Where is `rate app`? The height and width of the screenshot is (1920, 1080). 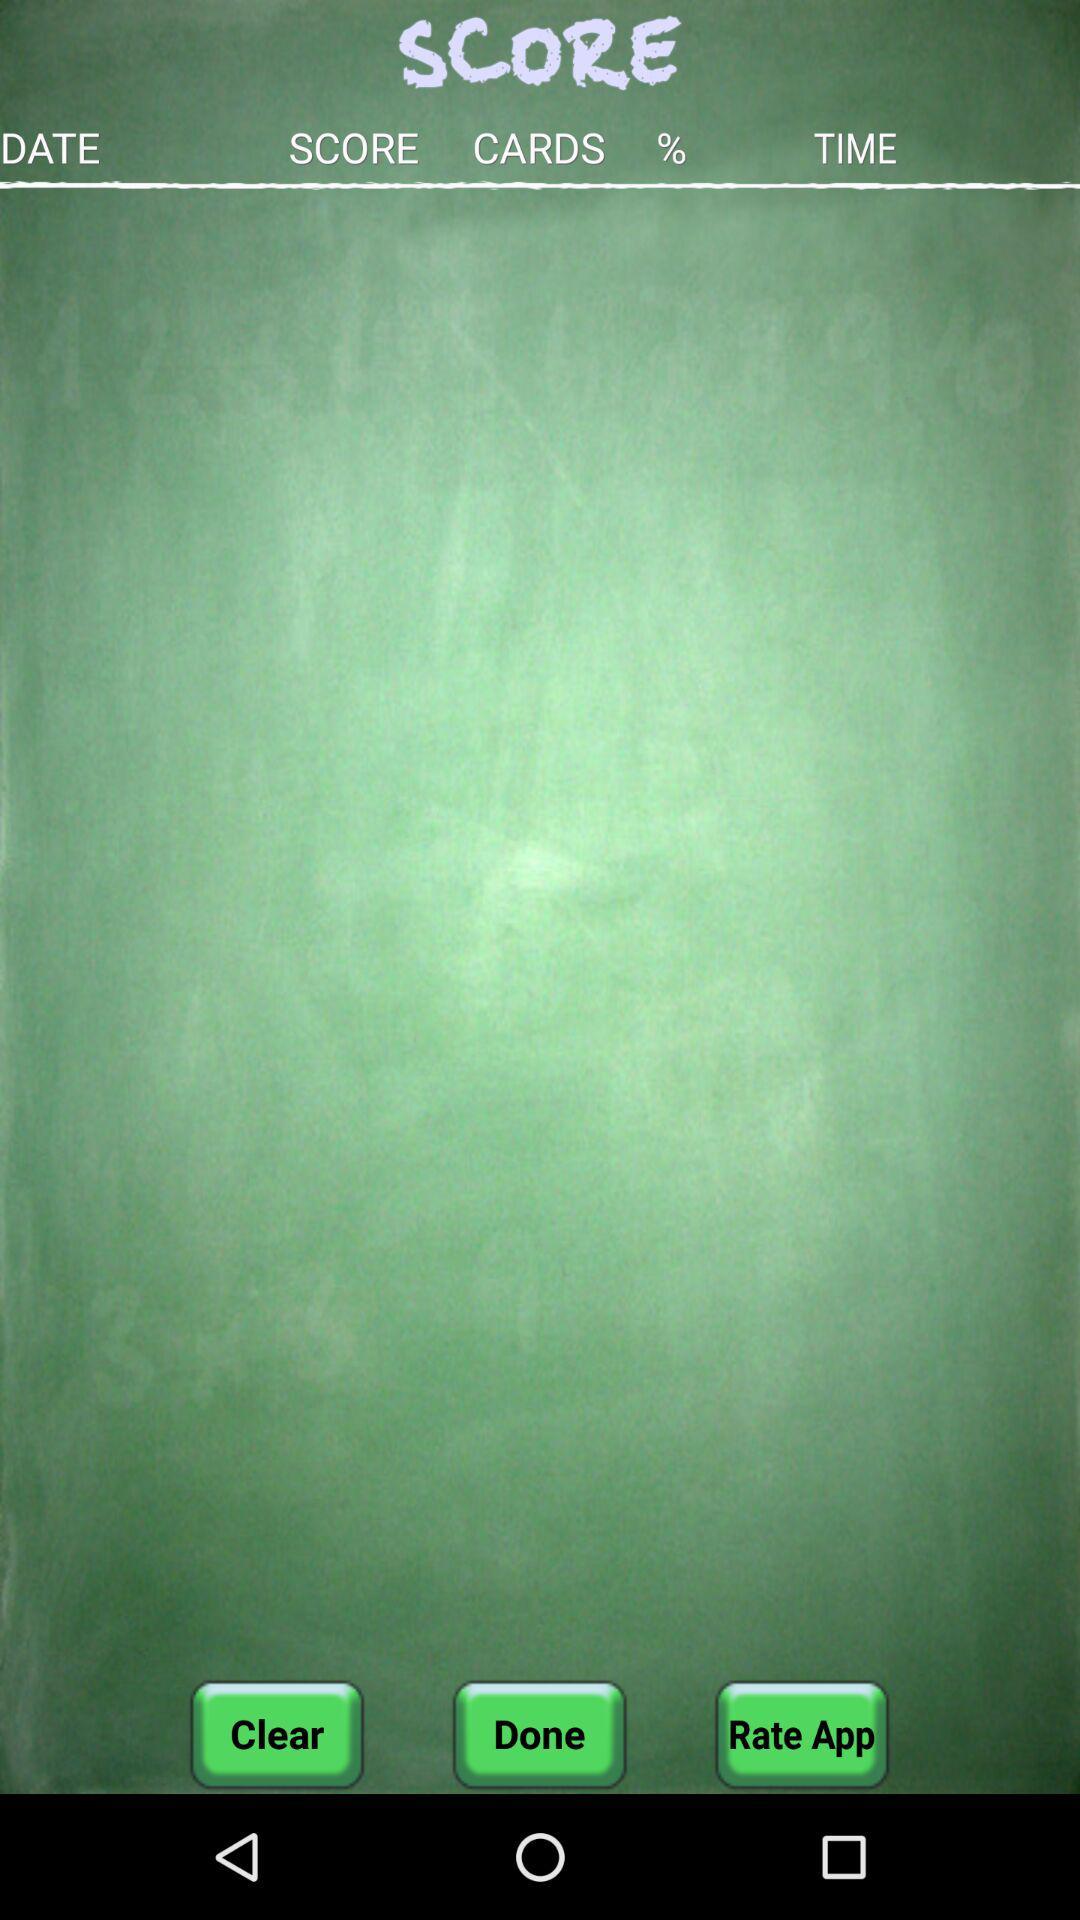
rate app is located at coordinates (801, 1733).